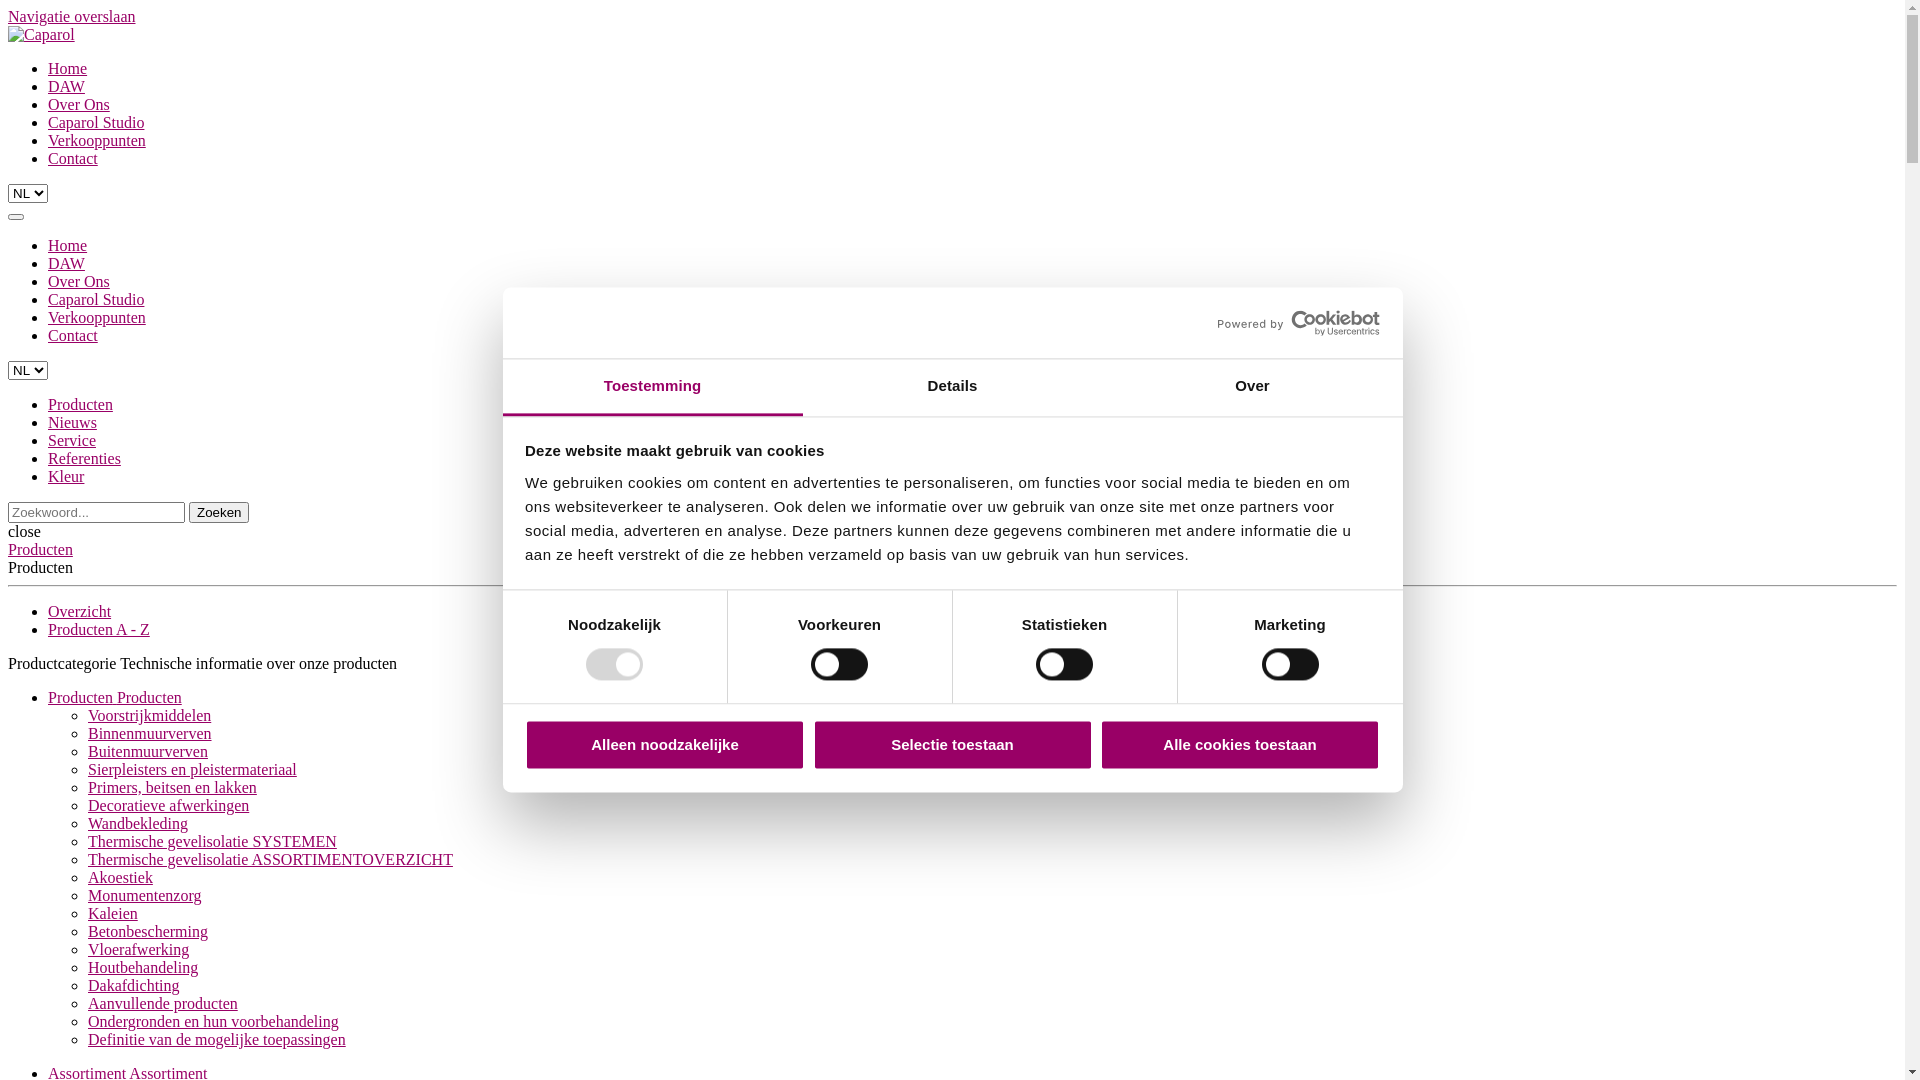 This screenshot has height=1080, width=1920. What do you see at coordinates (212, 841) in the screenshot?
I see `'Thermische gevelisolatie SYSTEMEN'` at bounding box center [212, 841].